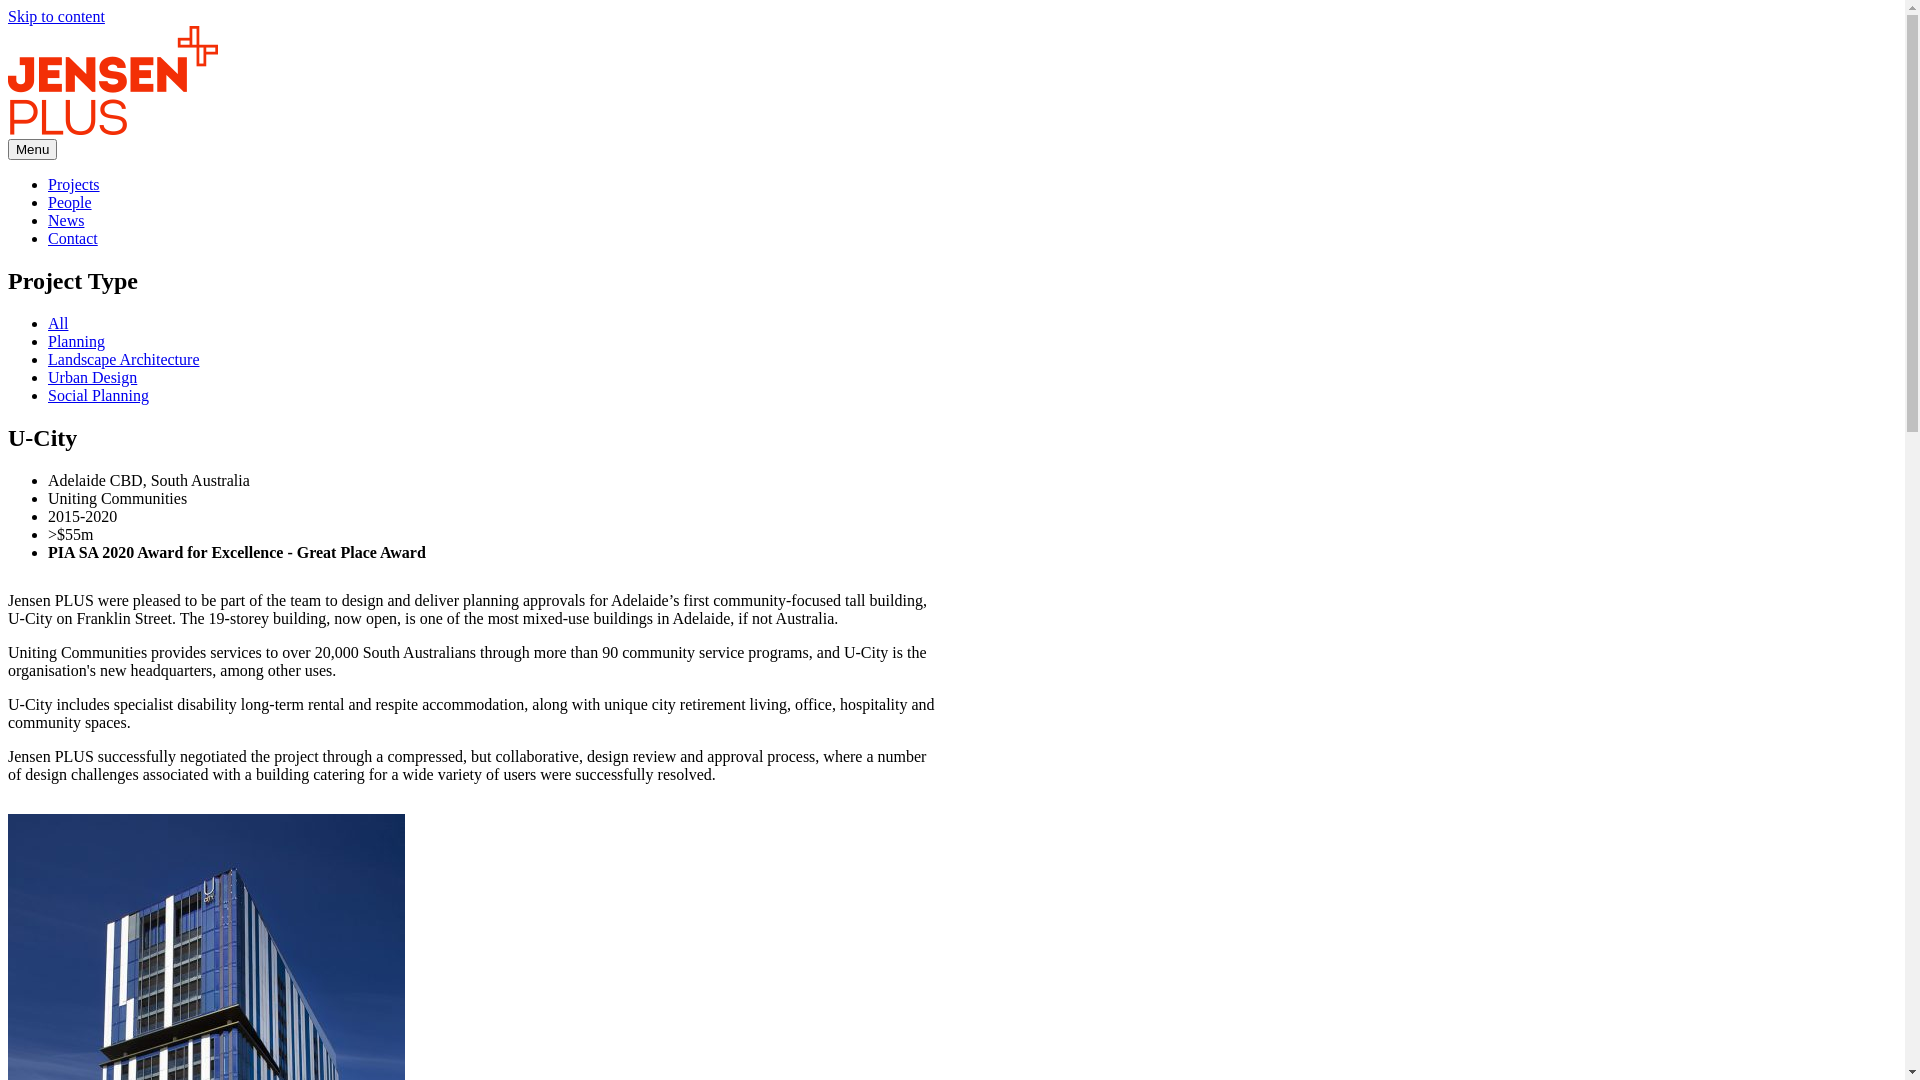 Image resolution: width=1920 pixels, height=1080 pixels. I want to click on 'Menu', so click(32, 148).